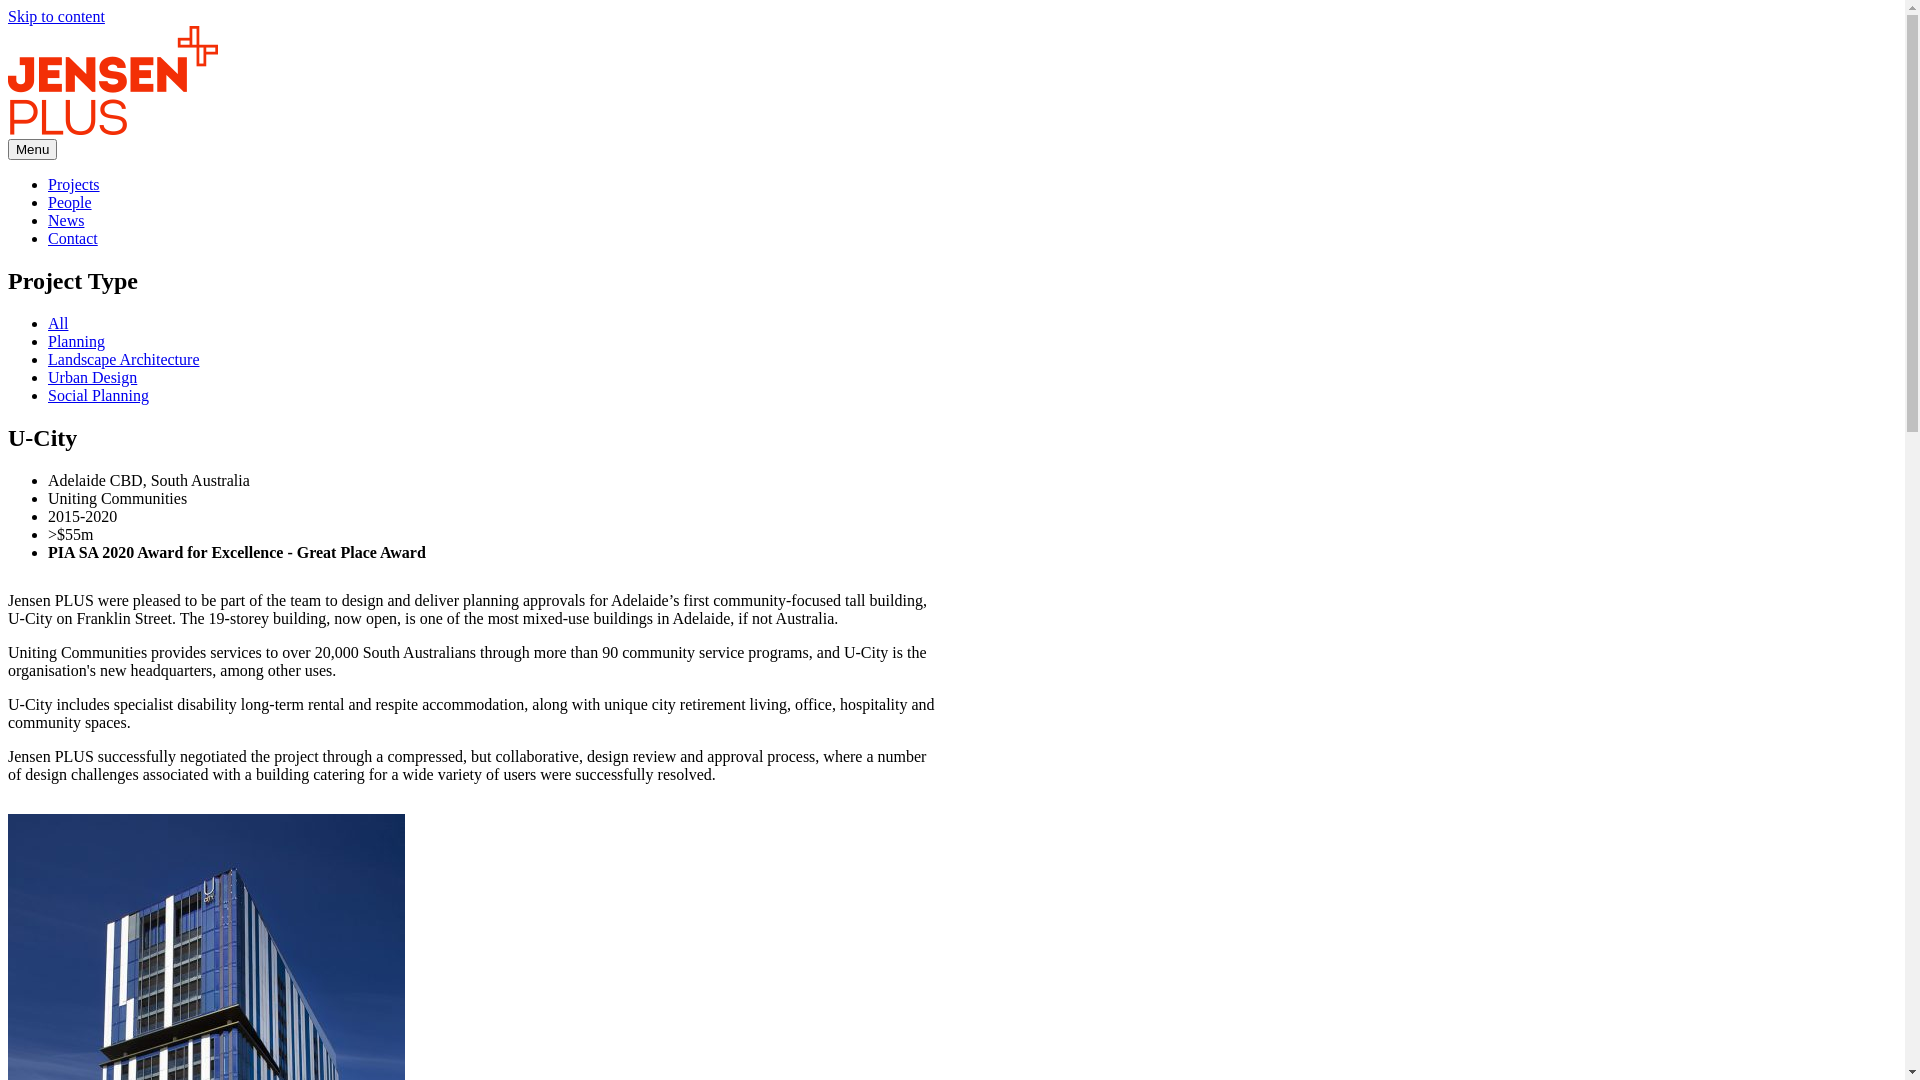 Image resolution: width=1920 pixels, height=1080 pixels. I want to click on 'Menu', so click(32, 148).